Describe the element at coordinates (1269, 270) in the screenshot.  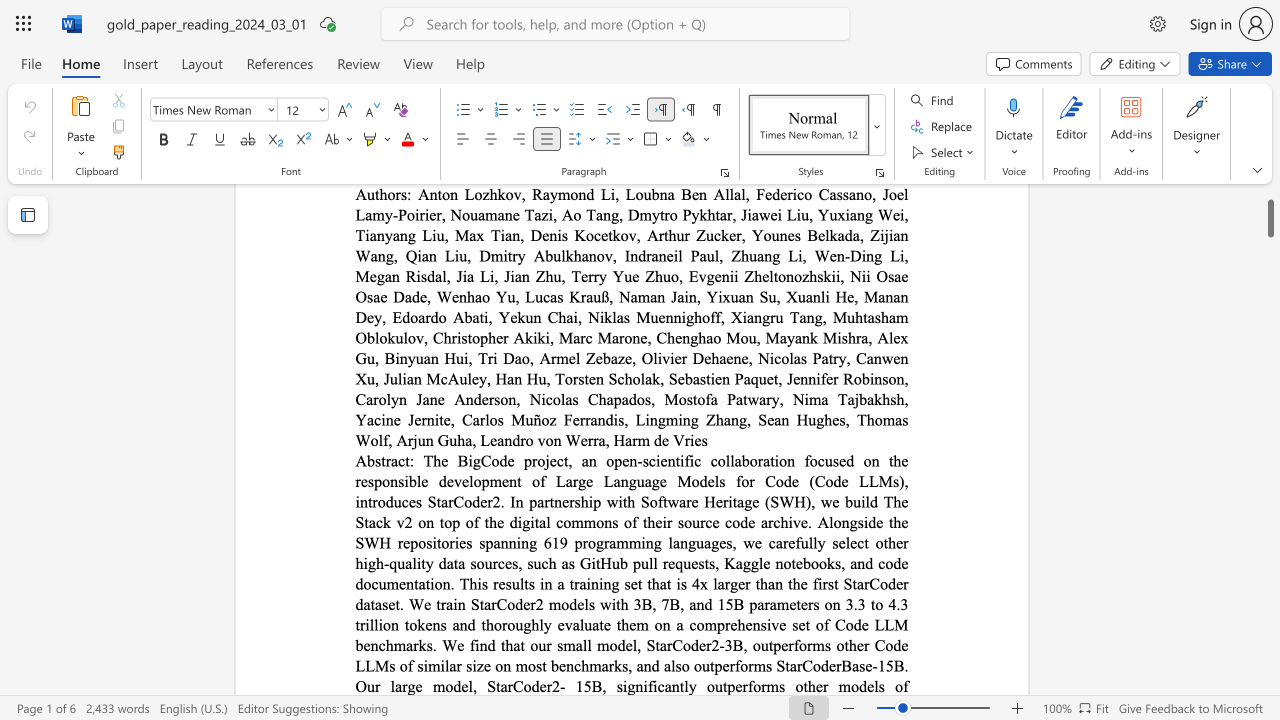
I see `the scrollbar to scroll the page down` at that location.